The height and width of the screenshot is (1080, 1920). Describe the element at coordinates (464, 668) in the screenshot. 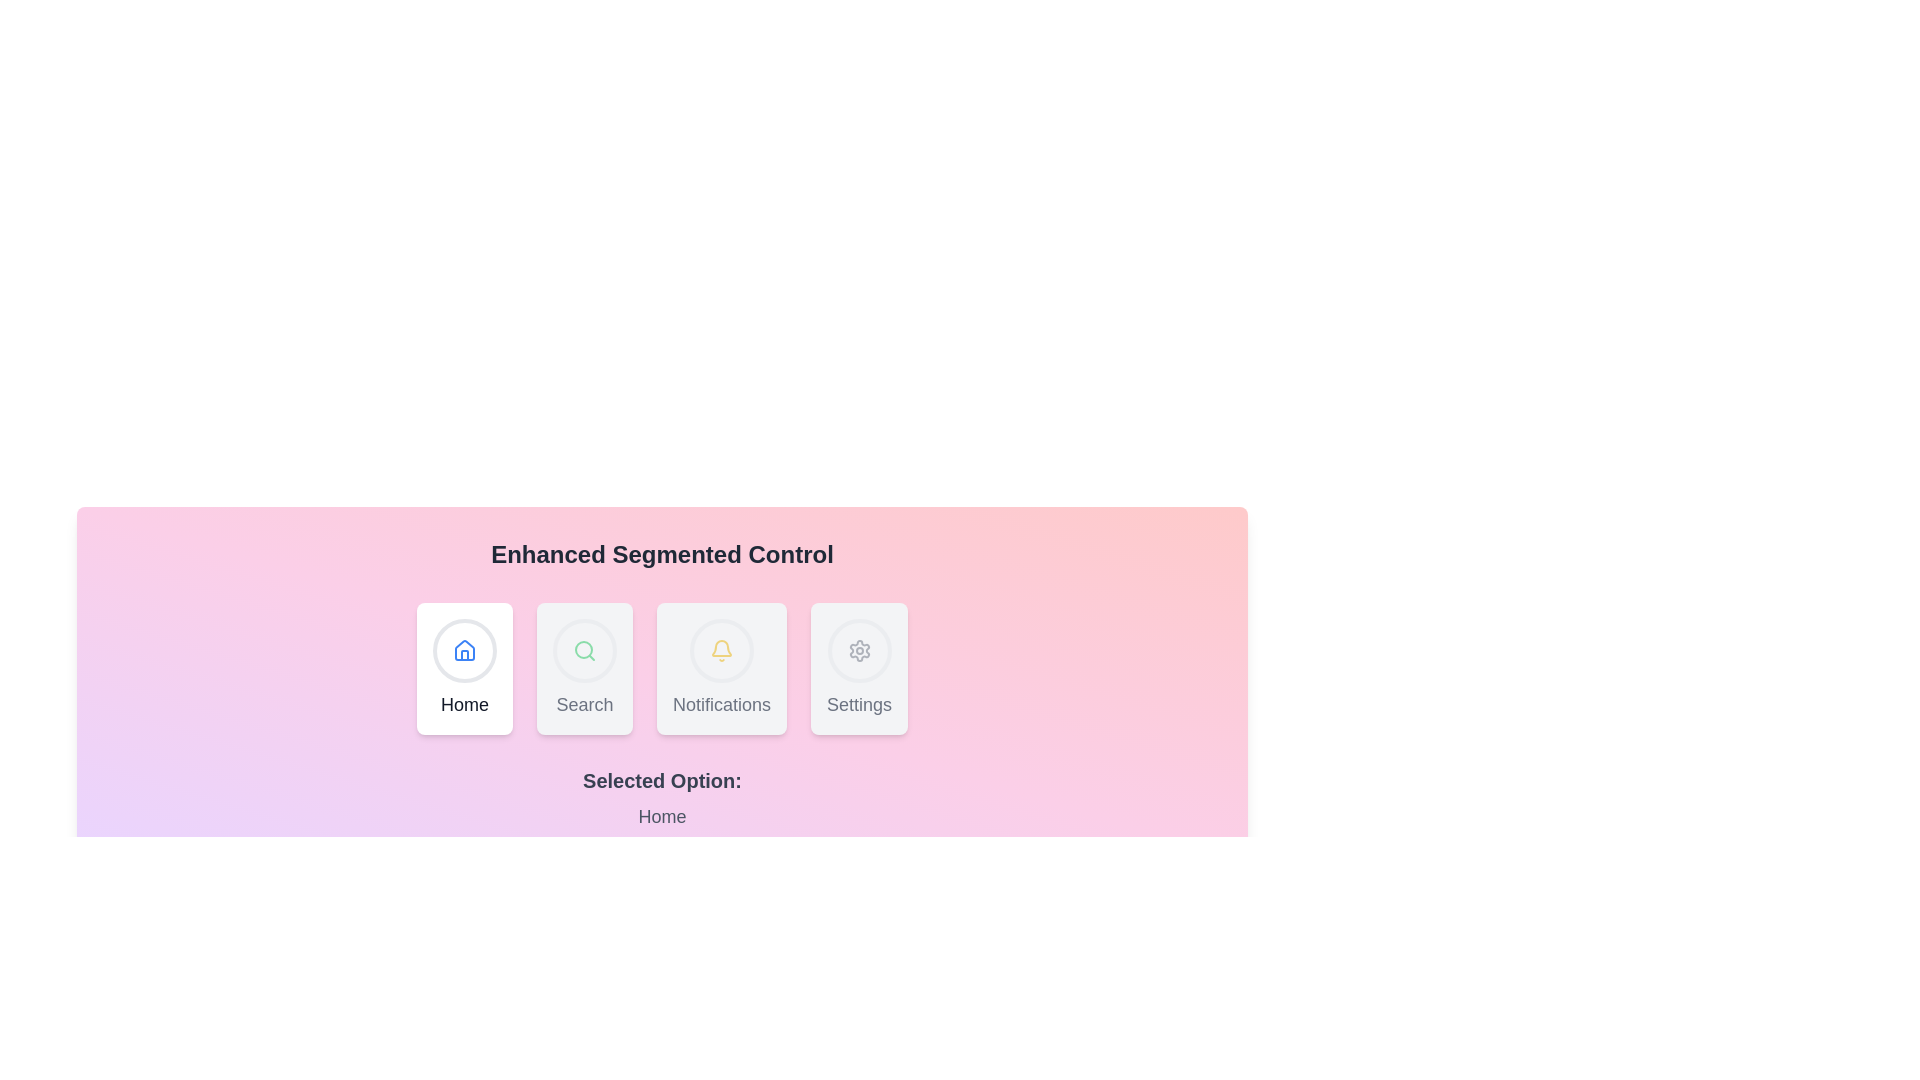

I see `the 'Home' button, which features a house icon outlined in blue and a label reading 'Home' in bold, dark gray text` at that location.